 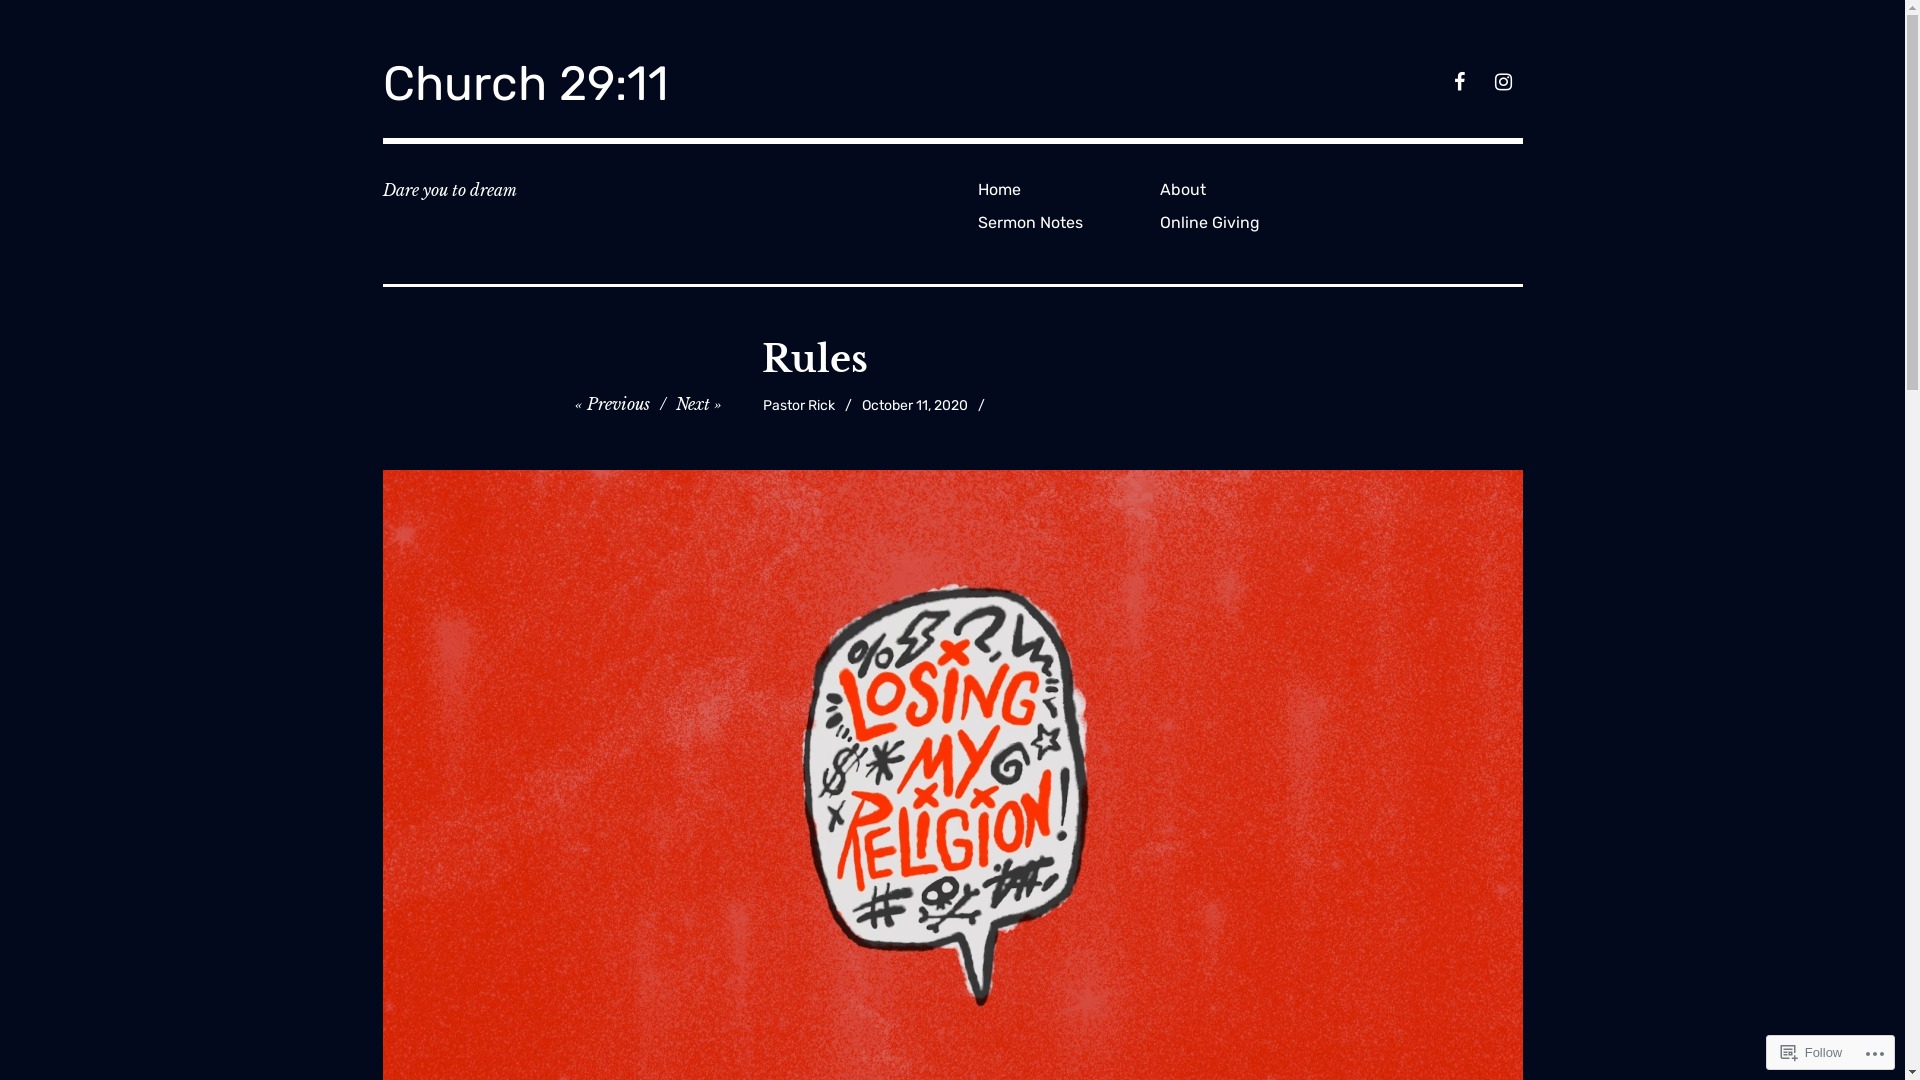 What do you see at coordinates (914, 405) in the screenshot?
I see `'October 11, 2020'` at bounding box center [914, 405].